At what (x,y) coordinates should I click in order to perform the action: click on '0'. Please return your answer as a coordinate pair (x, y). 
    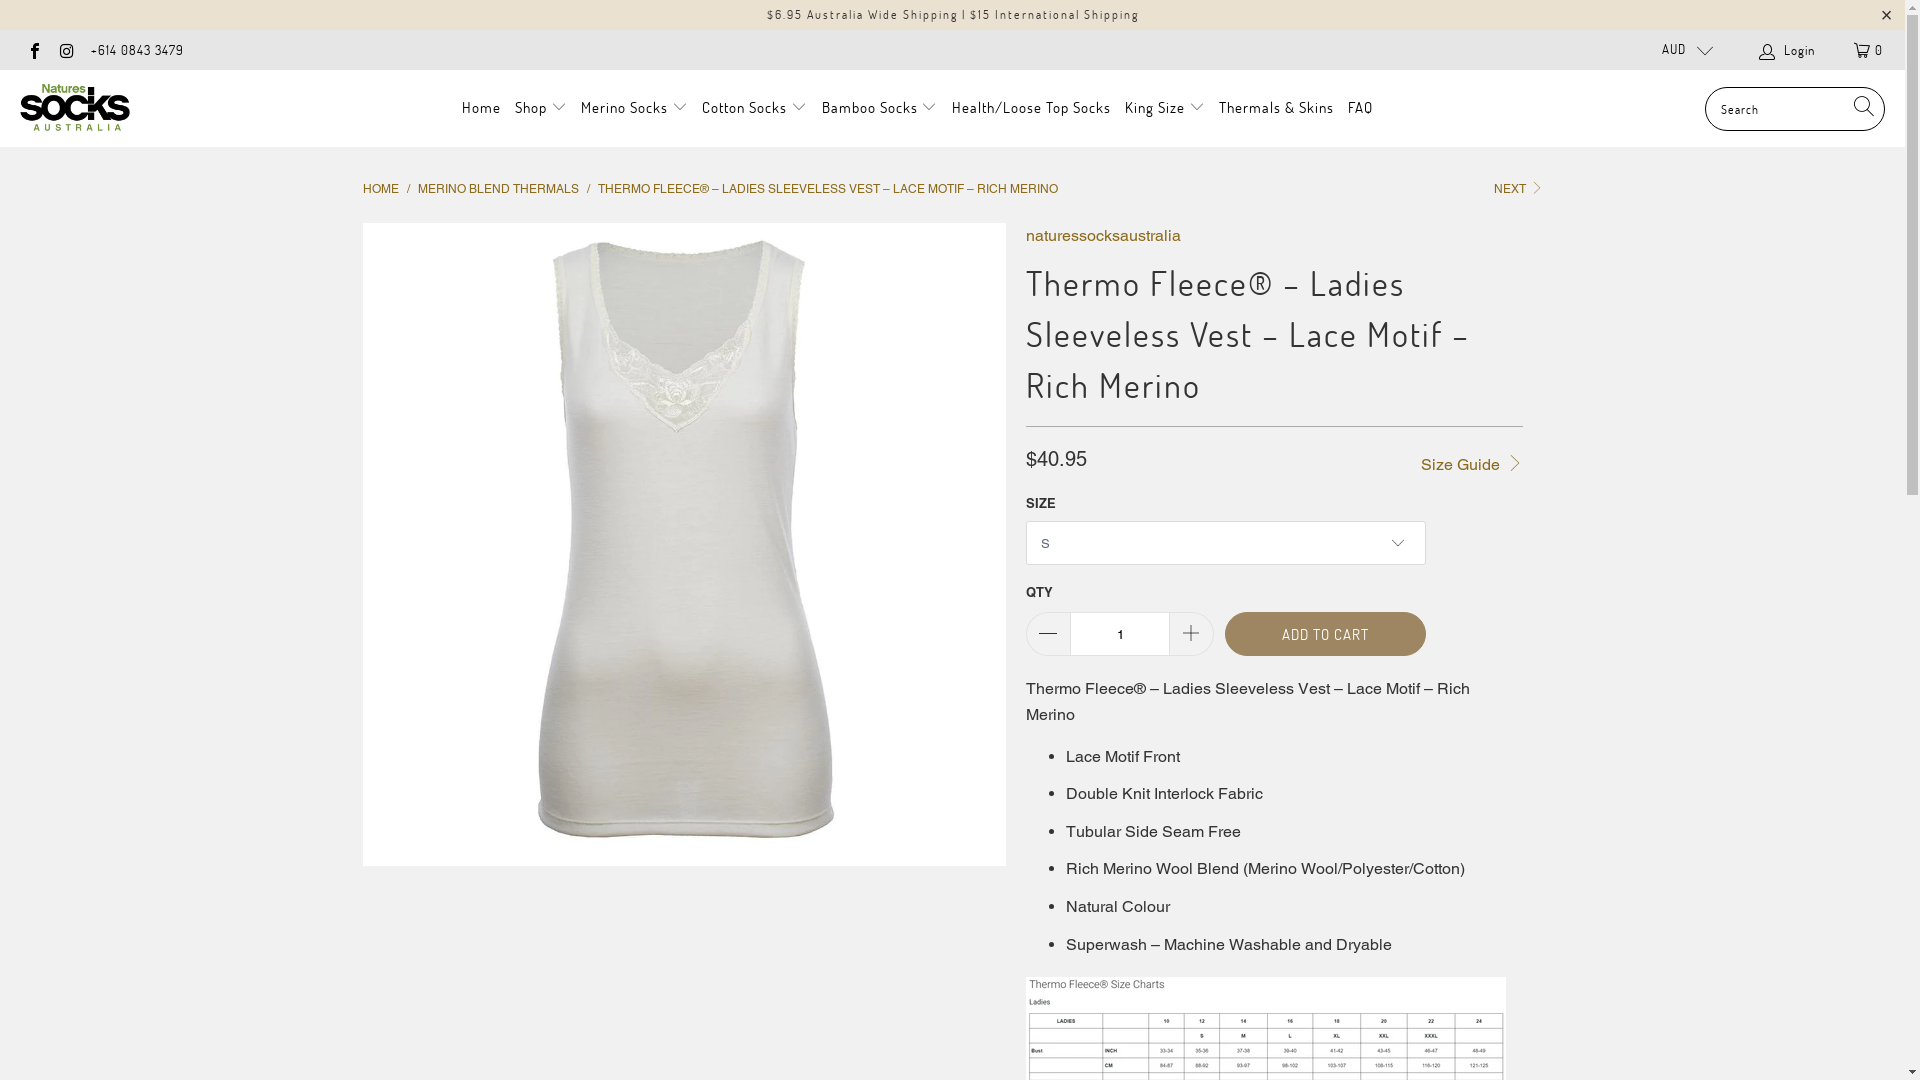
    Looking at the image, I should click on (1834, 49).